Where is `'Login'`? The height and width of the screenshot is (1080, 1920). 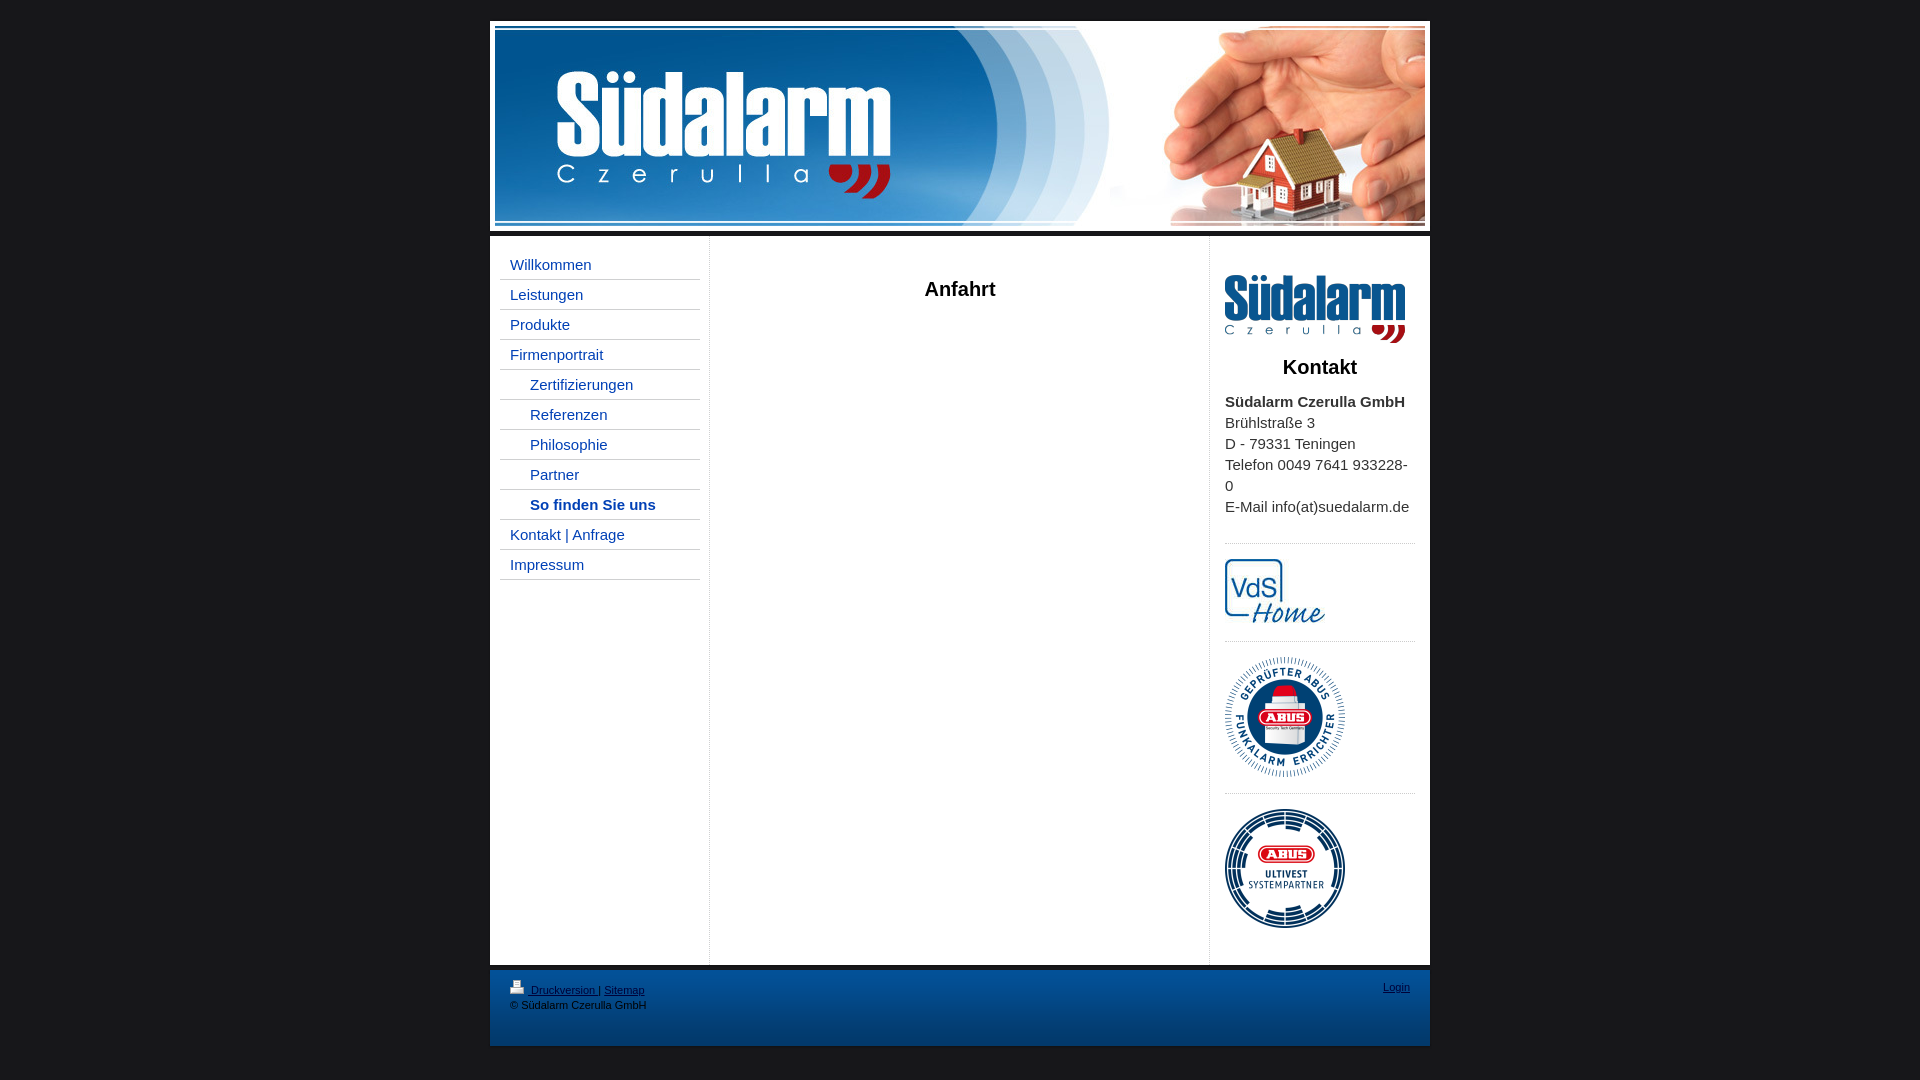
'Login' is located at coordinates (1395, 986).